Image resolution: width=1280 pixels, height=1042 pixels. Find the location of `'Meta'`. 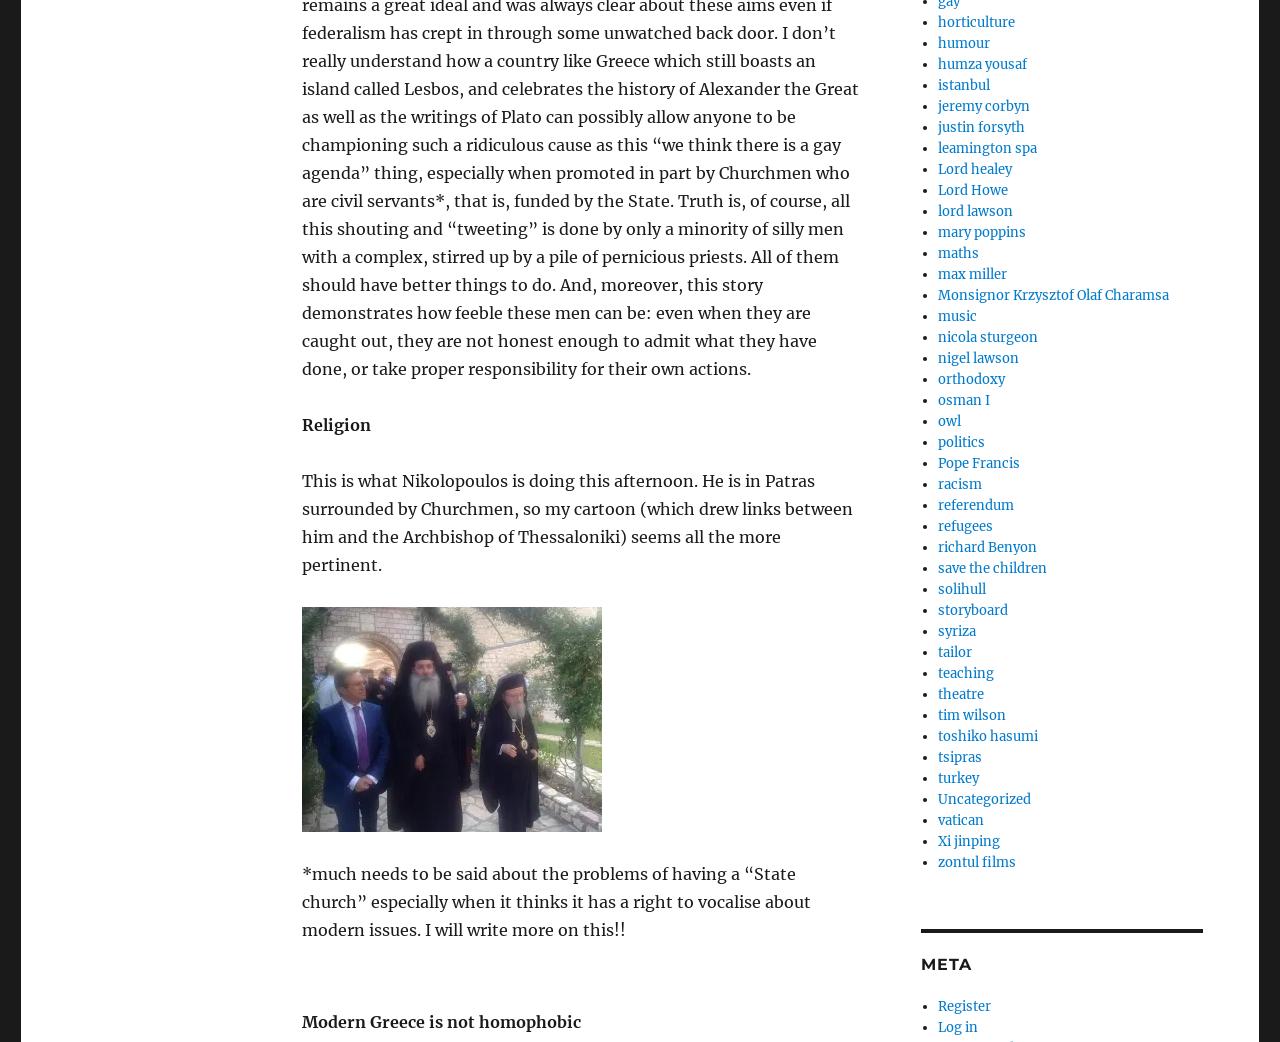

'Meta' is located at coordinates (945, 964).